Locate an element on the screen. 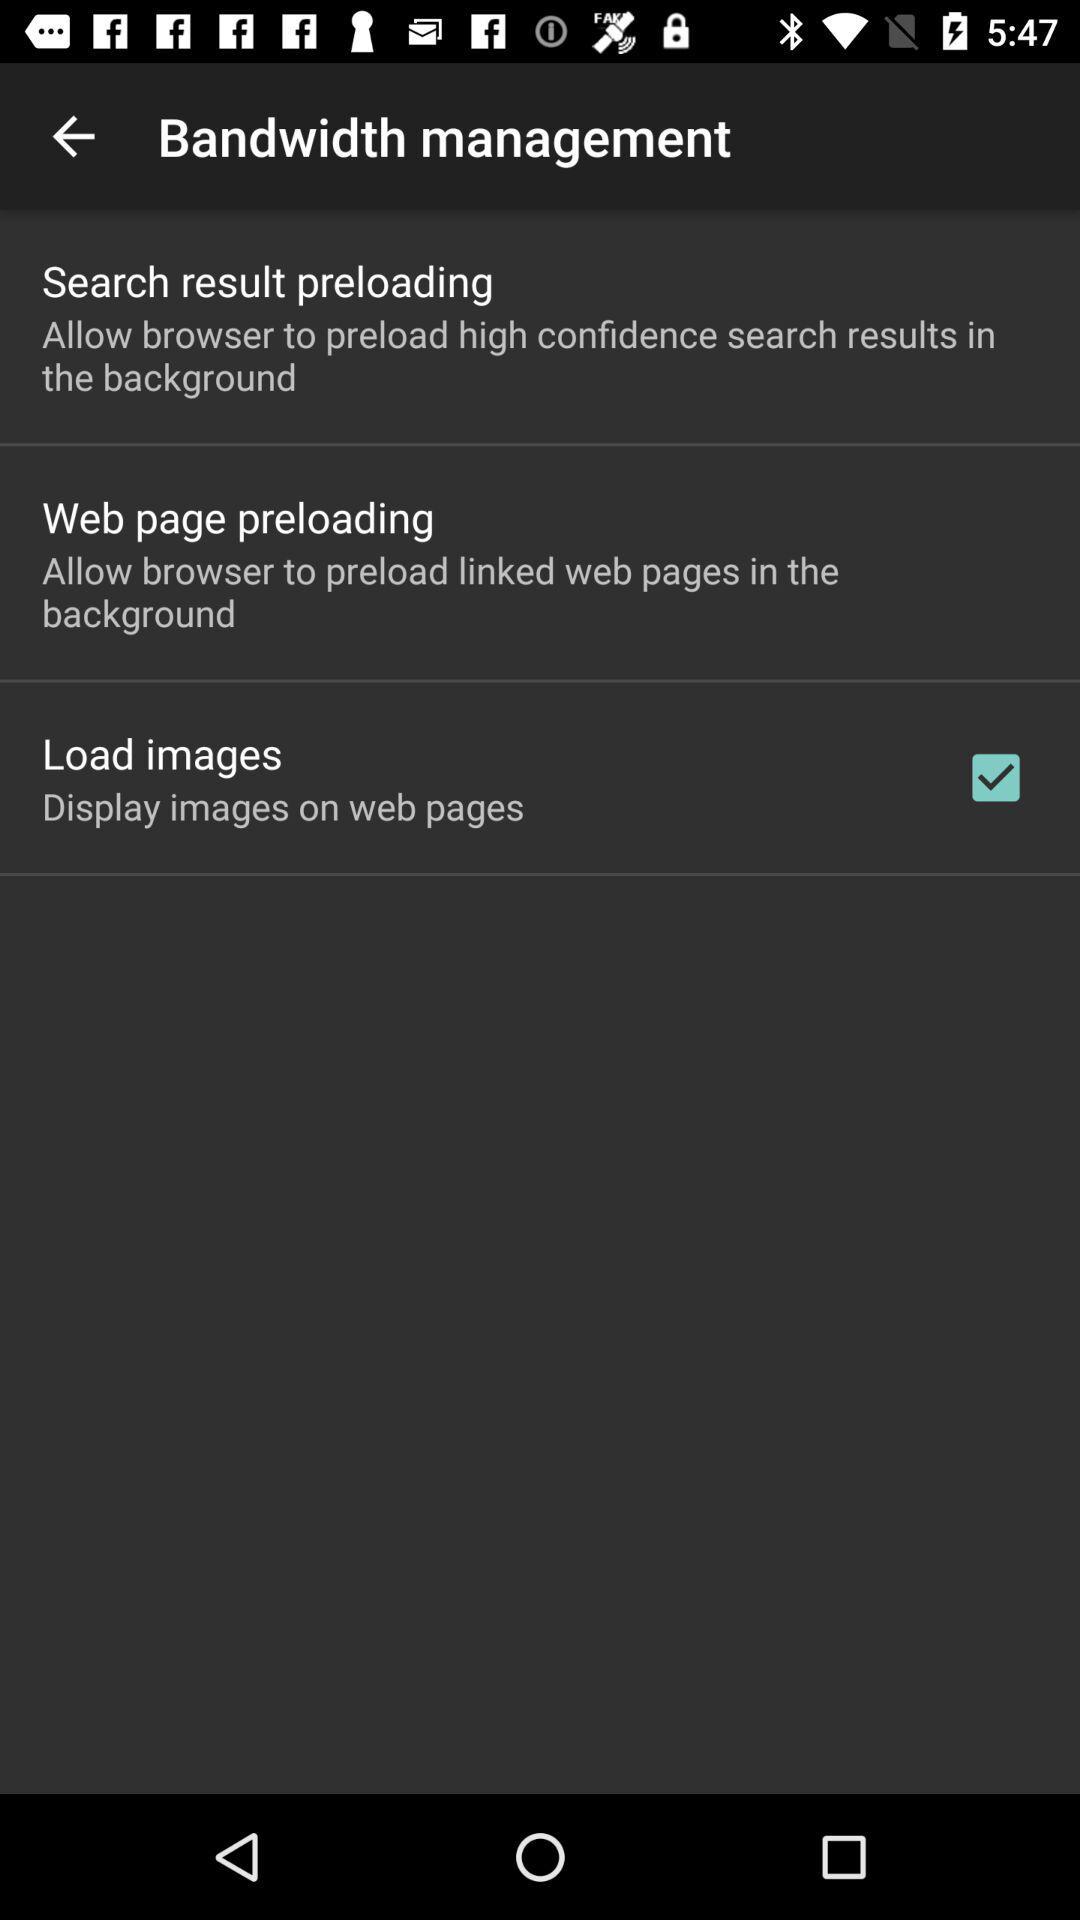 Image resolution: width=1080 pixels, height=1920 pixels. the item below allow browser to is located at coordinates (237, 516).